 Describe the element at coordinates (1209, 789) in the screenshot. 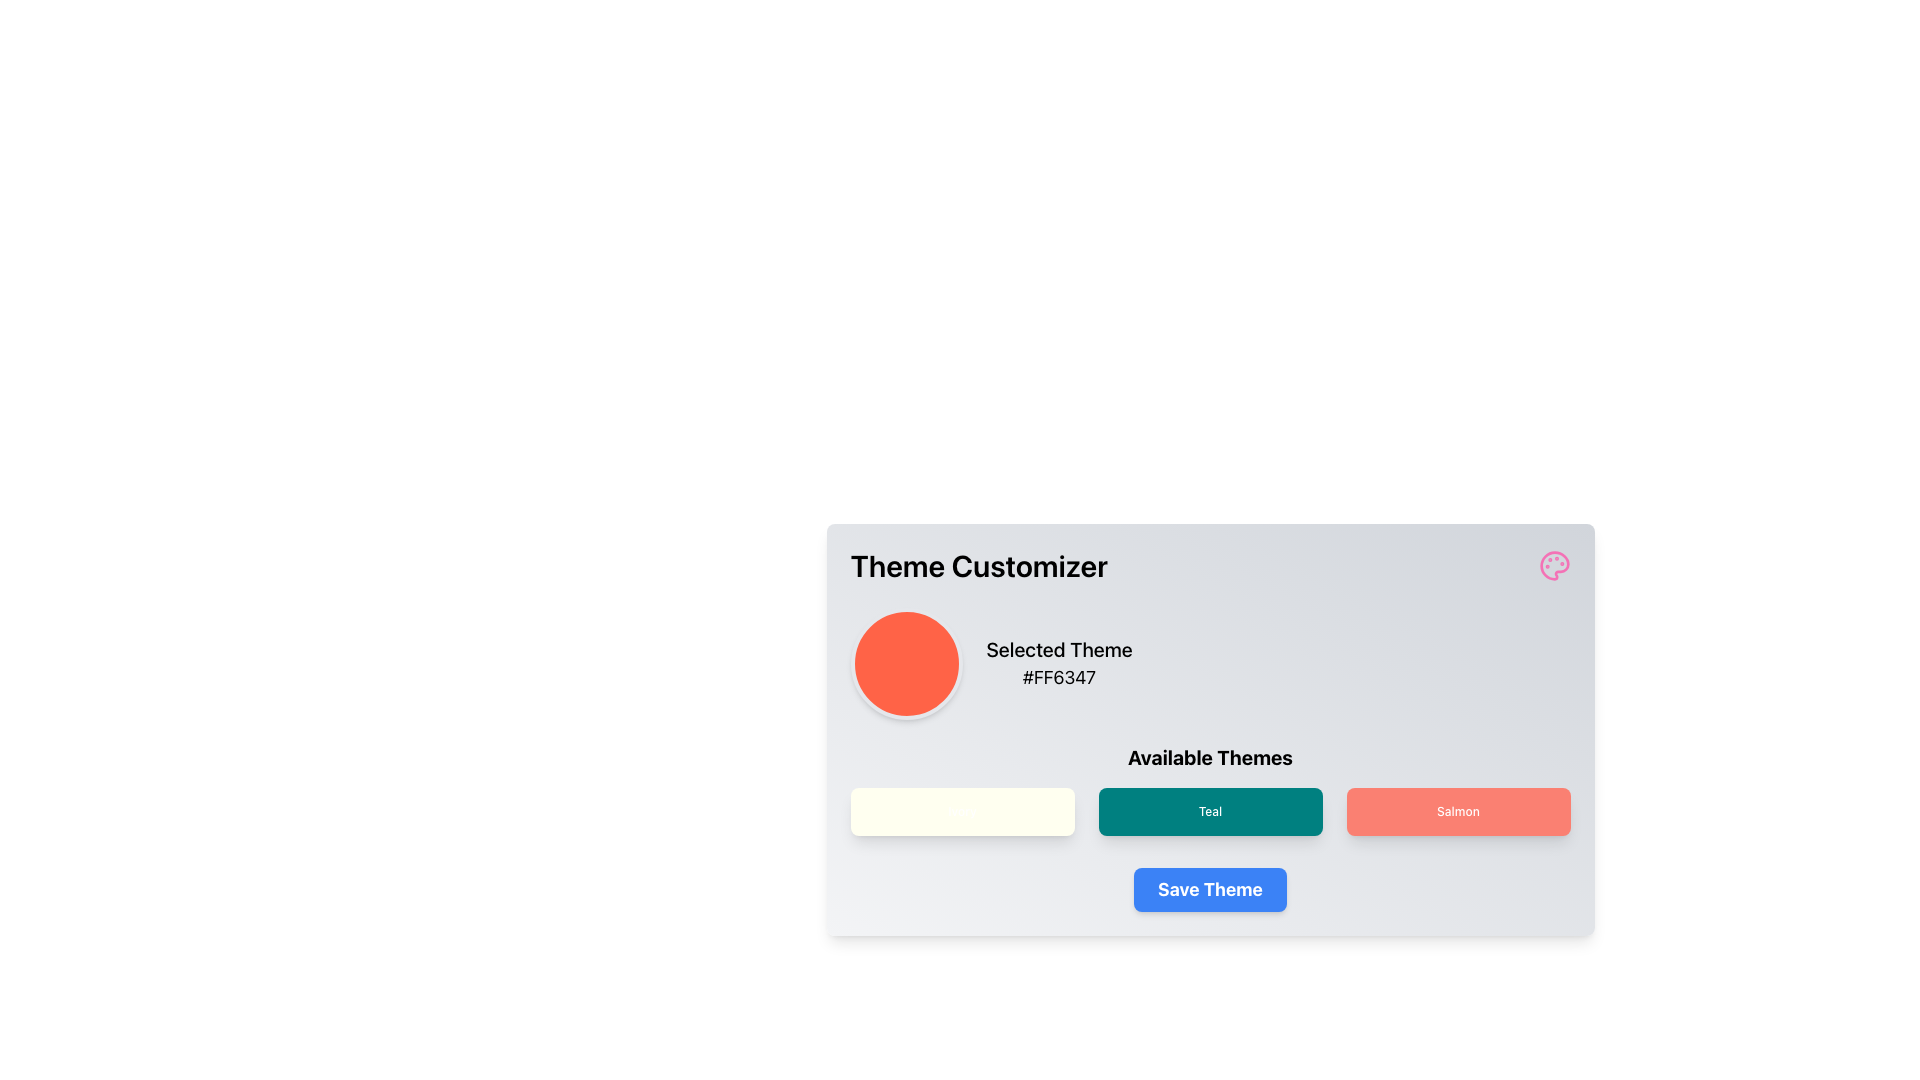

I see `the middle button representing the theme color 'Teal' under the header 'Available Themes'` at that location.